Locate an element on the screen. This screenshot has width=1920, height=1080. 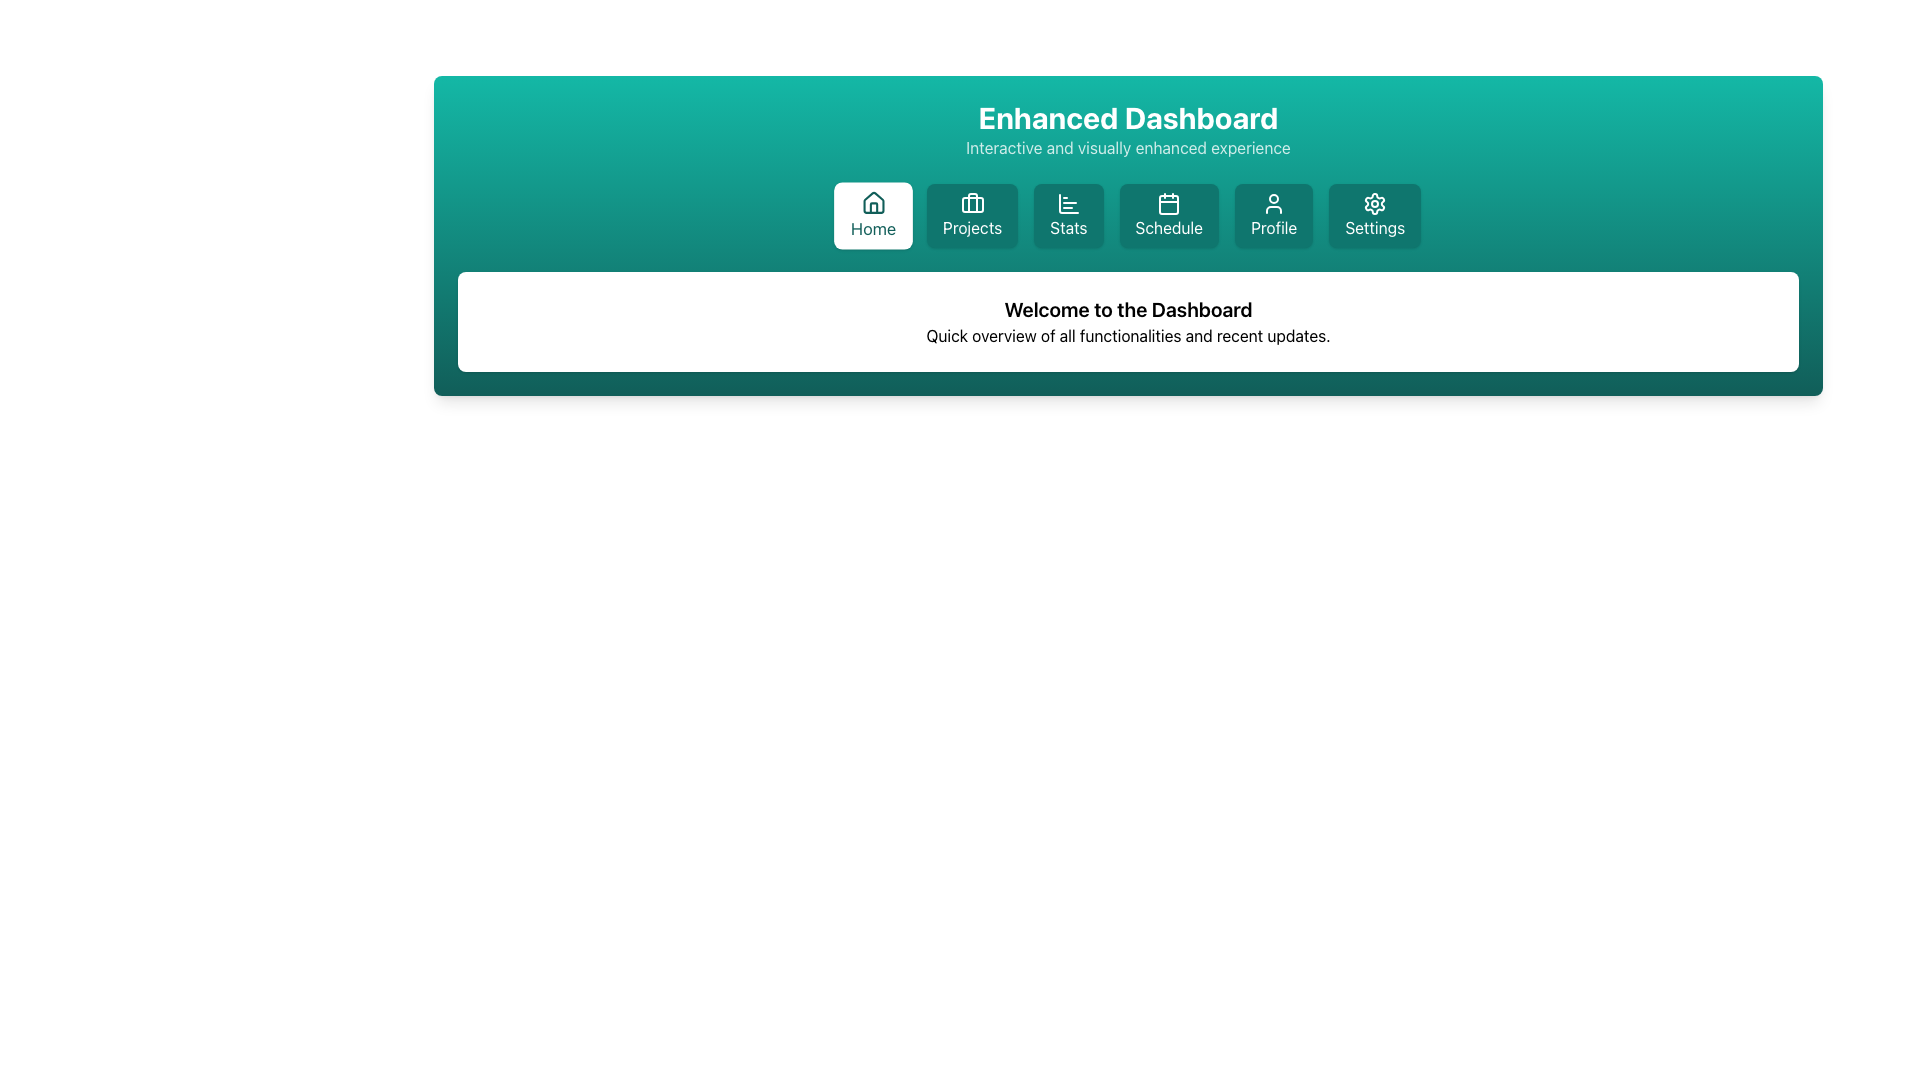
the 'Settings' text label, which is styled in white text on a dark teal background and located at the far right of the navigation bar, just to the right of the 'Profile' button is located at coordinates (1374, 226).